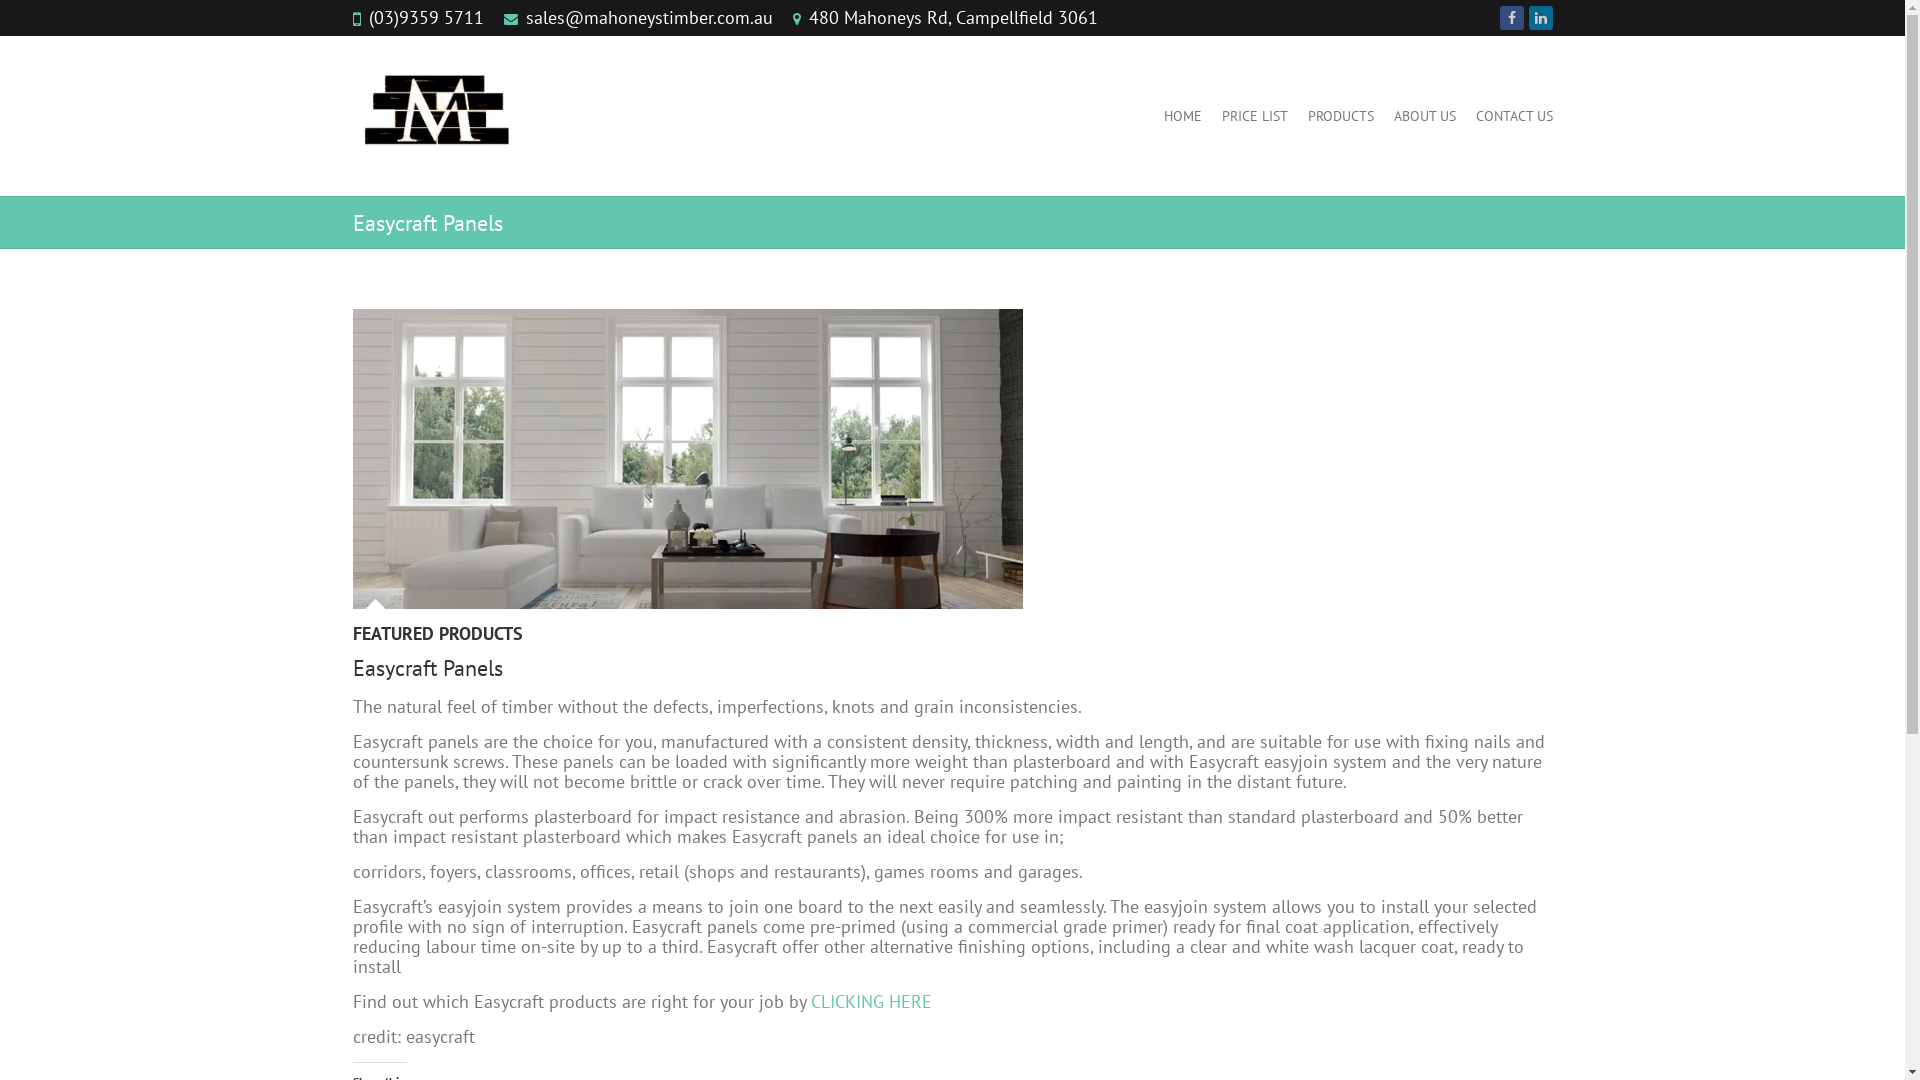  What do you see at coordinates (526, 17) in the screenshot?
I see `'sales@mahoneystimber.com.au'` at bounding box center [526, 17].